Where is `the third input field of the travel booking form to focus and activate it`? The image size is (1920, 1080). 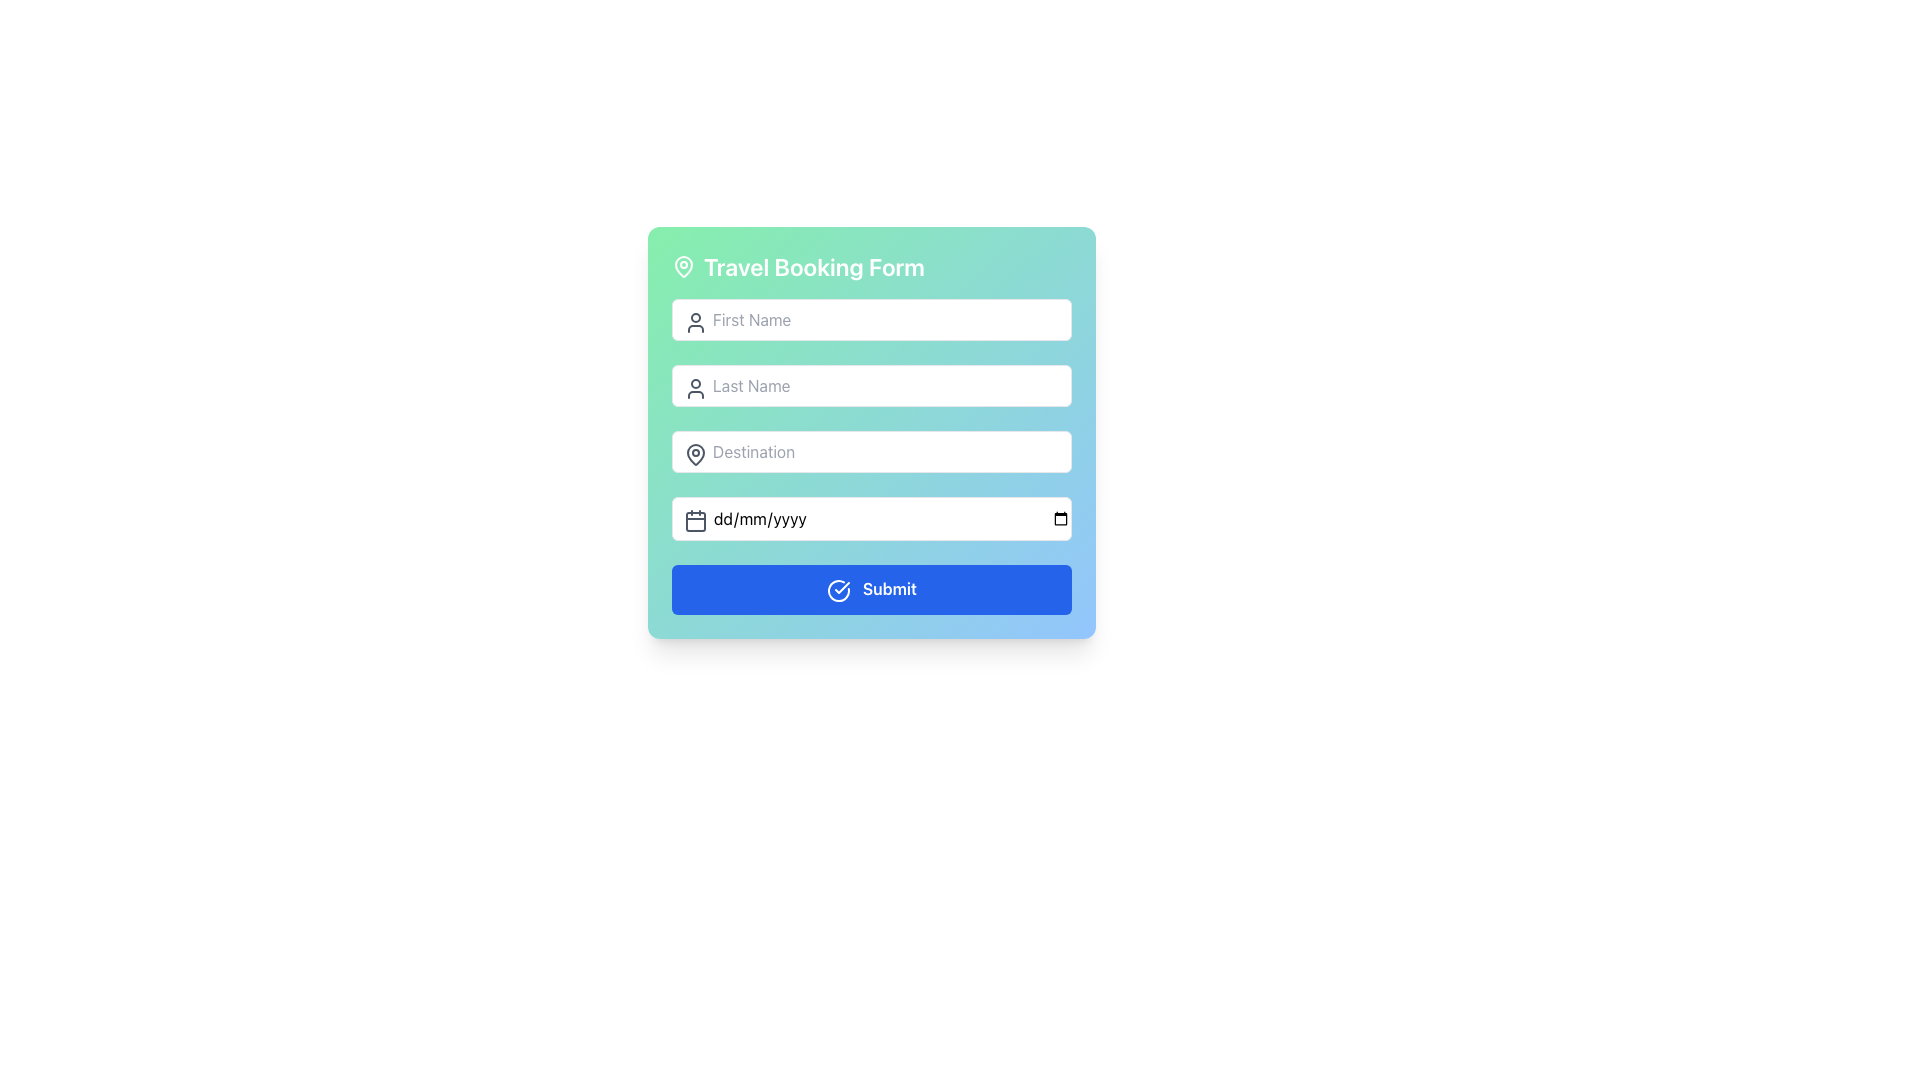
the third input field of the travel booking form to focus and activate it is located at coordinates (872, 431).